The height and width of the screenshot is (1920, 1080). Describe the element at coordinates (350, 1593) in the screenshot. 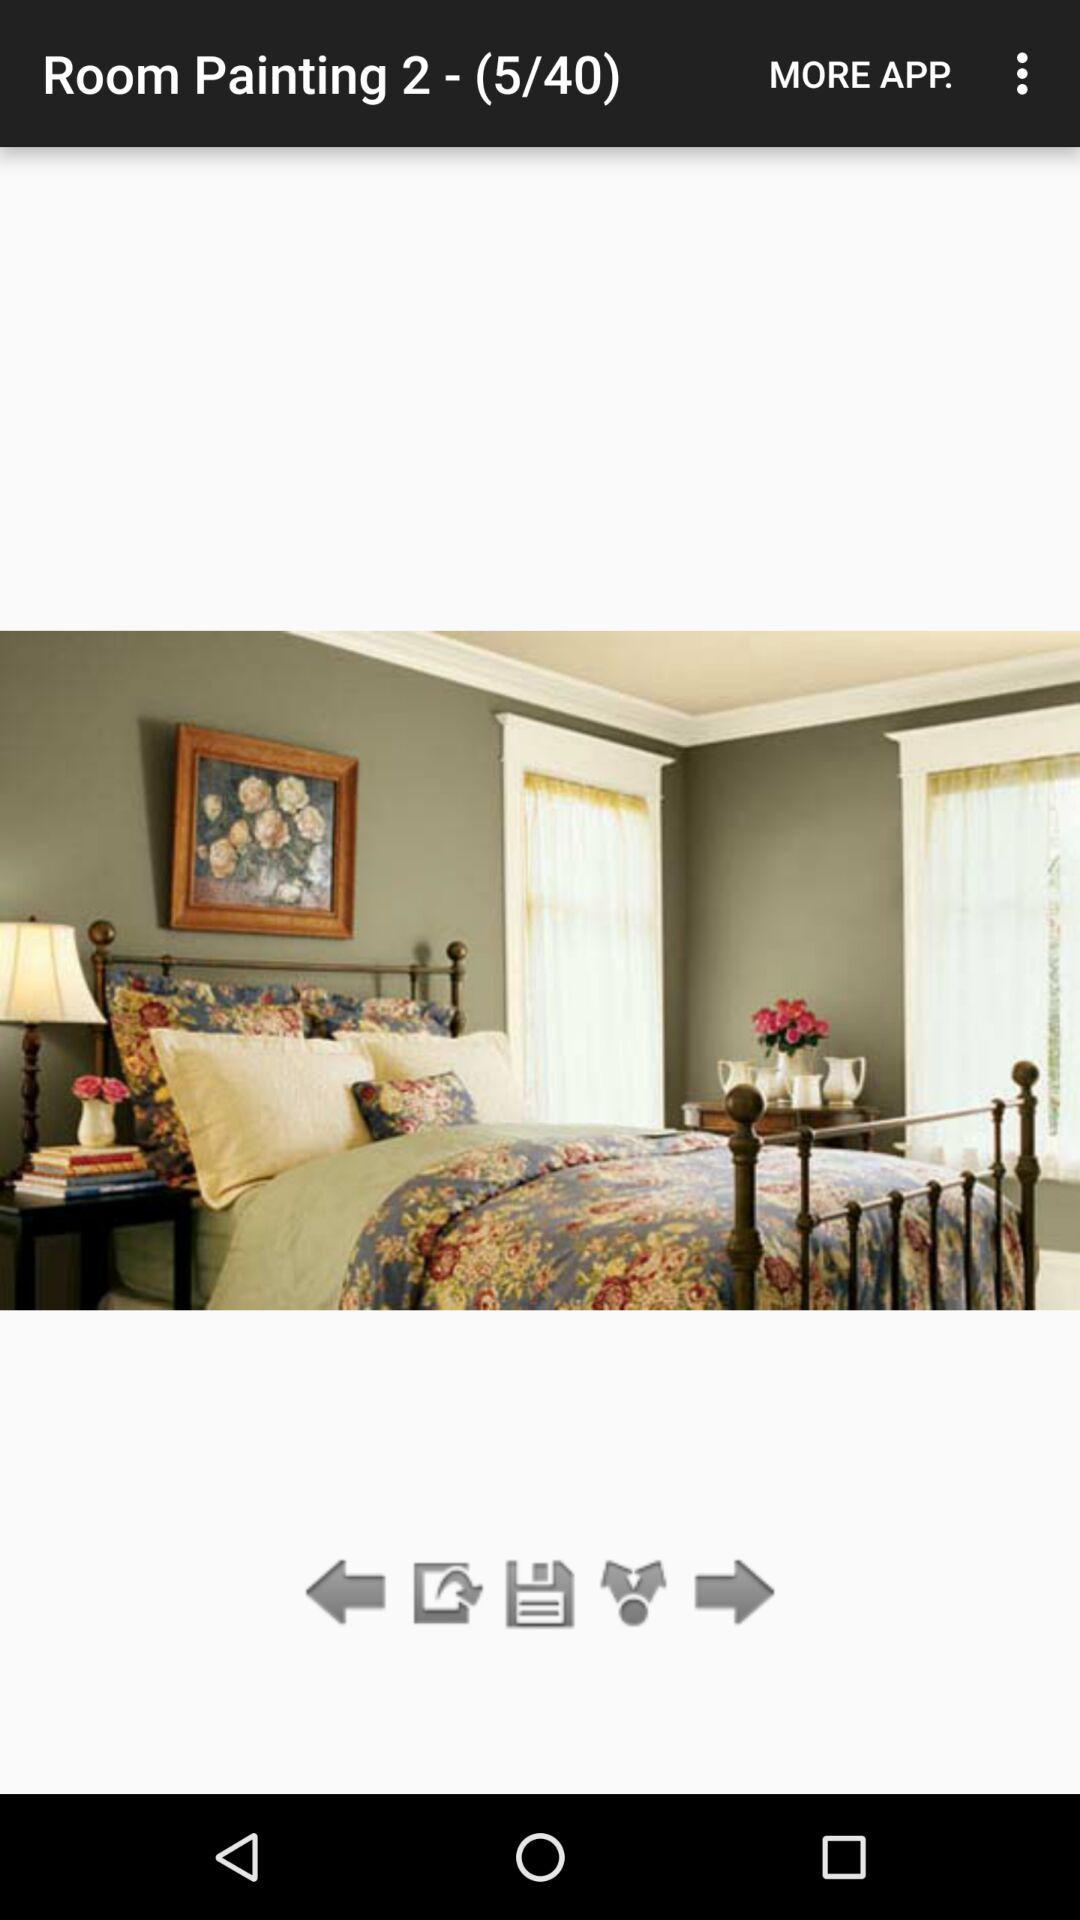

I see `the arrow_backward icon` at that location.